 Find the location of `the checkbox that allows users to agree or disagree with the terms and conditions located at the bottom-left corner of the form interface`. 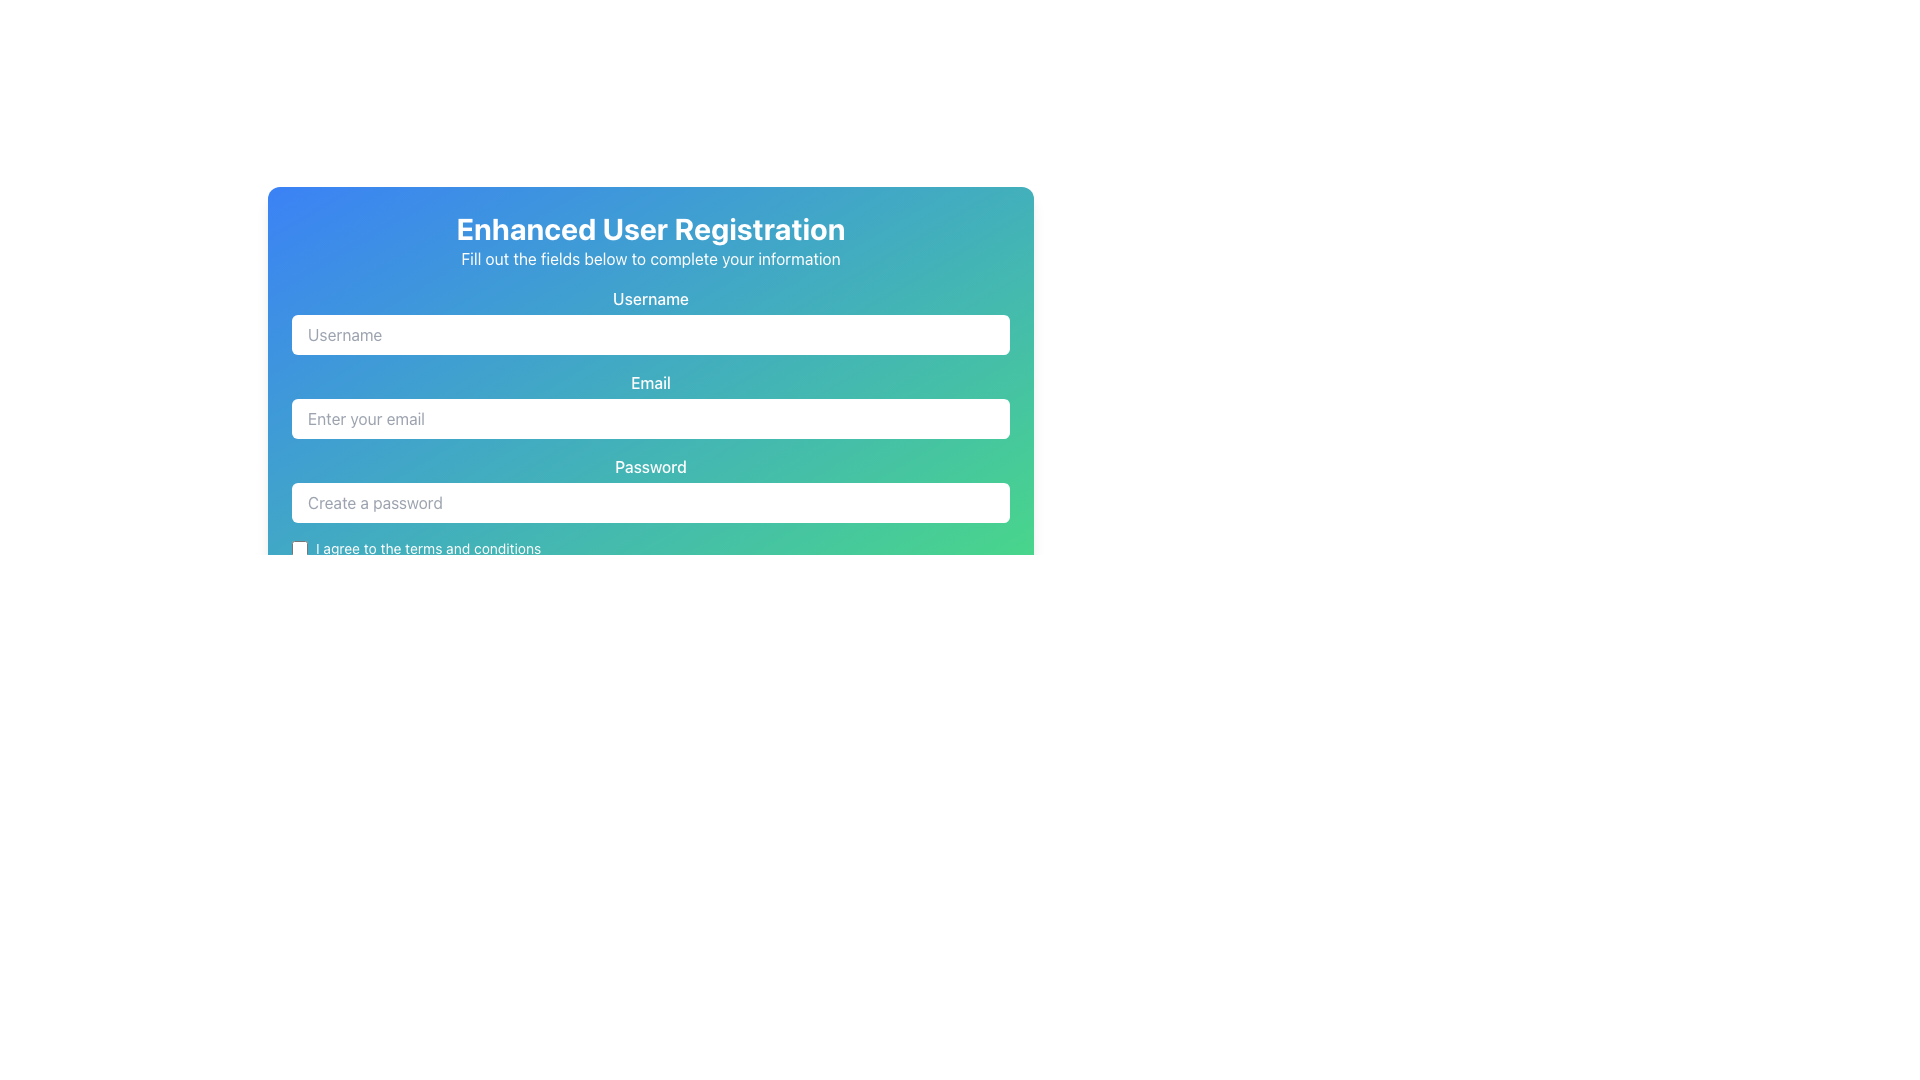

the checkbox that allows users to agree or disagree with the terms and conditions located at the bottom-left corner of the form interface is located at coordinates (298, 548).